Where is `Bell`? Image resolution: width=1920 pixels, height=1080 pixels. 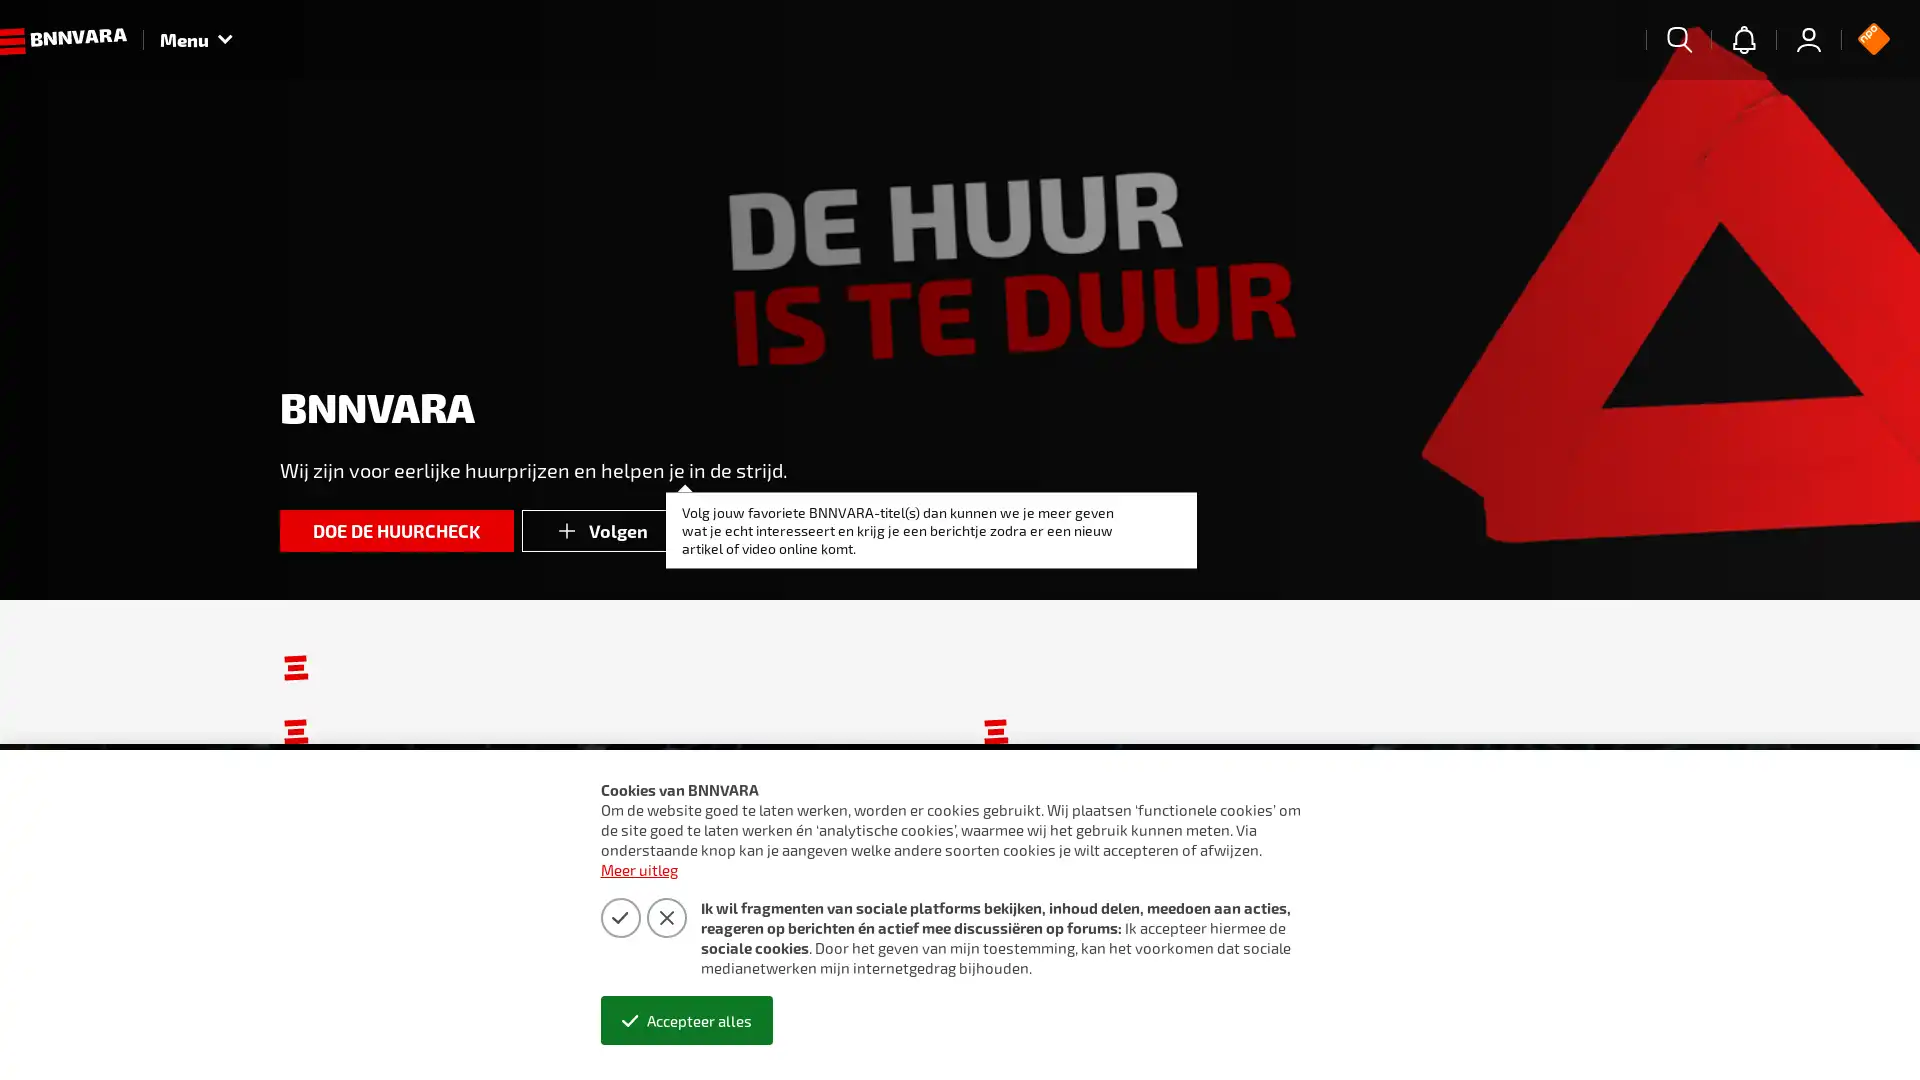
Bell is located at coordinates (1742, 39).